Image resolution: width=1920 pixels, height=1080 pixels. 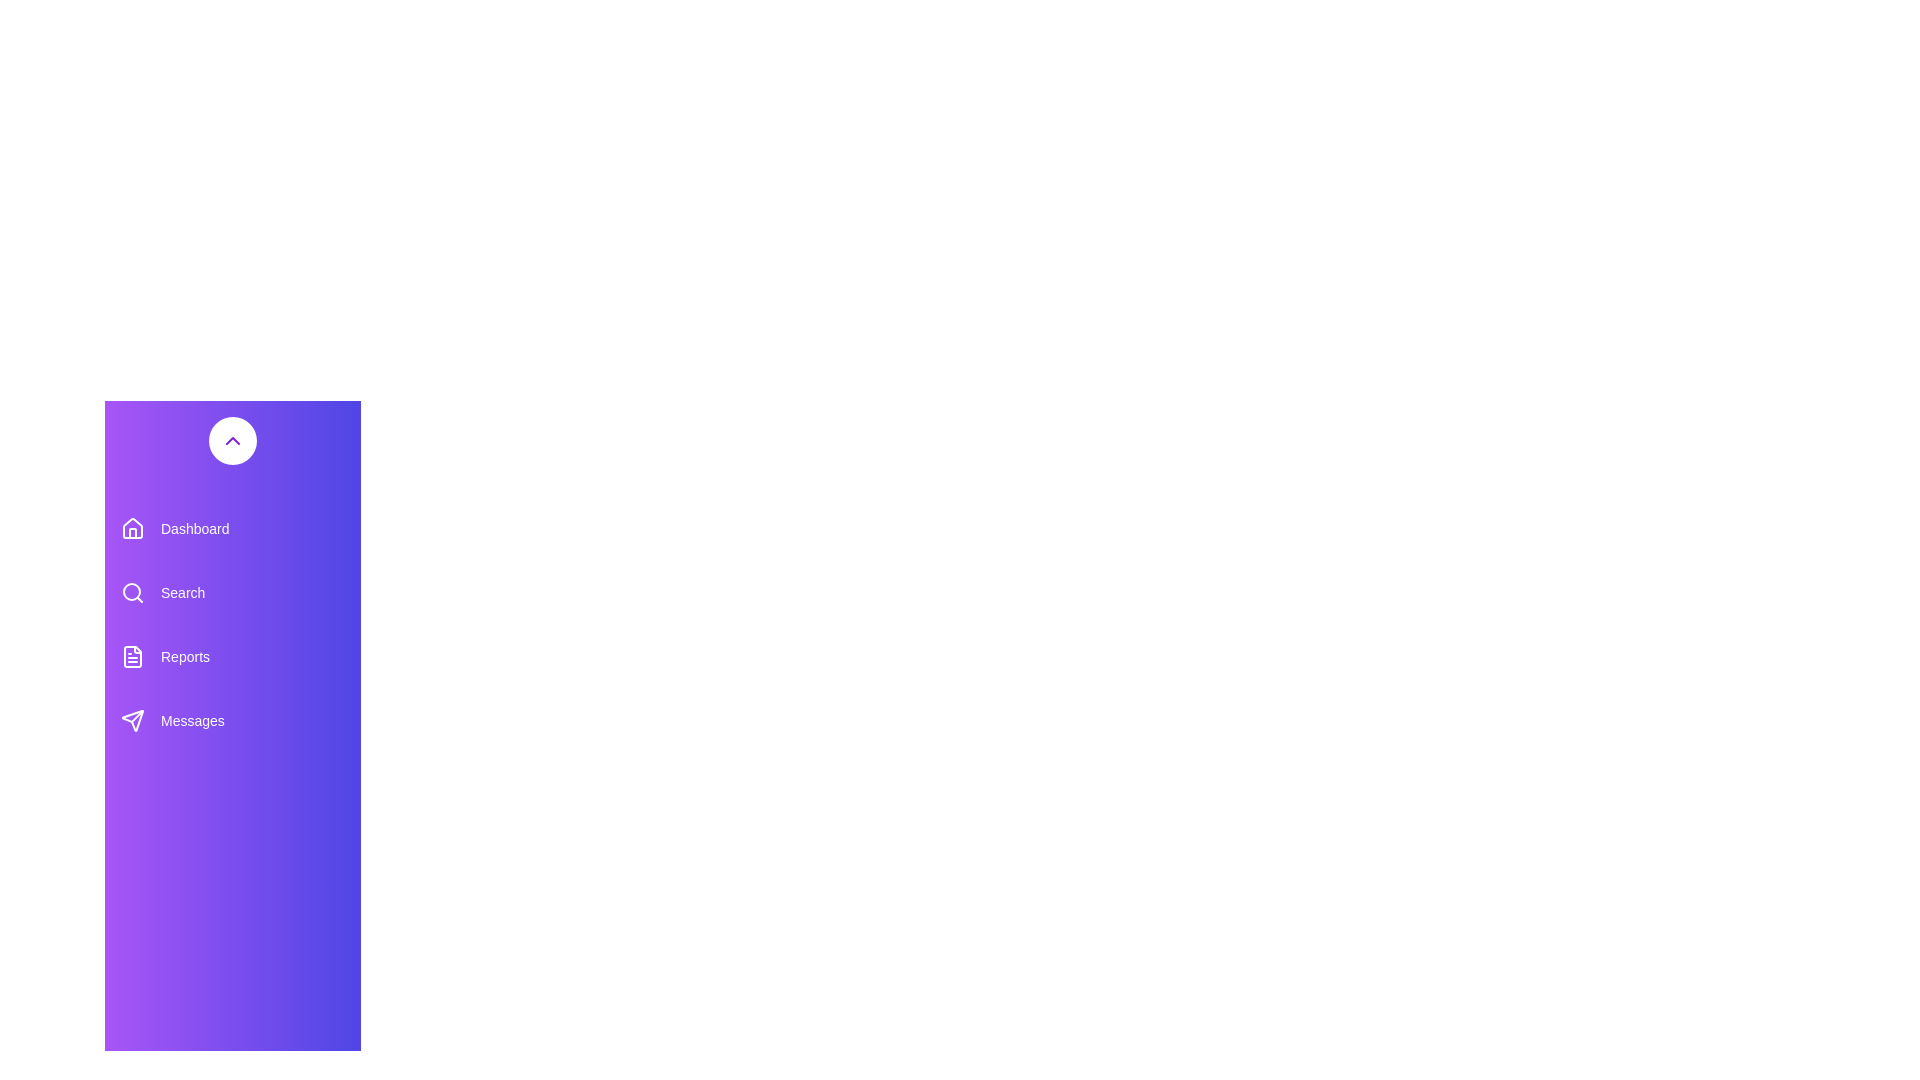 I want to click on the triangular graphical icon resembling a paper plane in the 'Messages' navigation item, so click(x=132, y=721).